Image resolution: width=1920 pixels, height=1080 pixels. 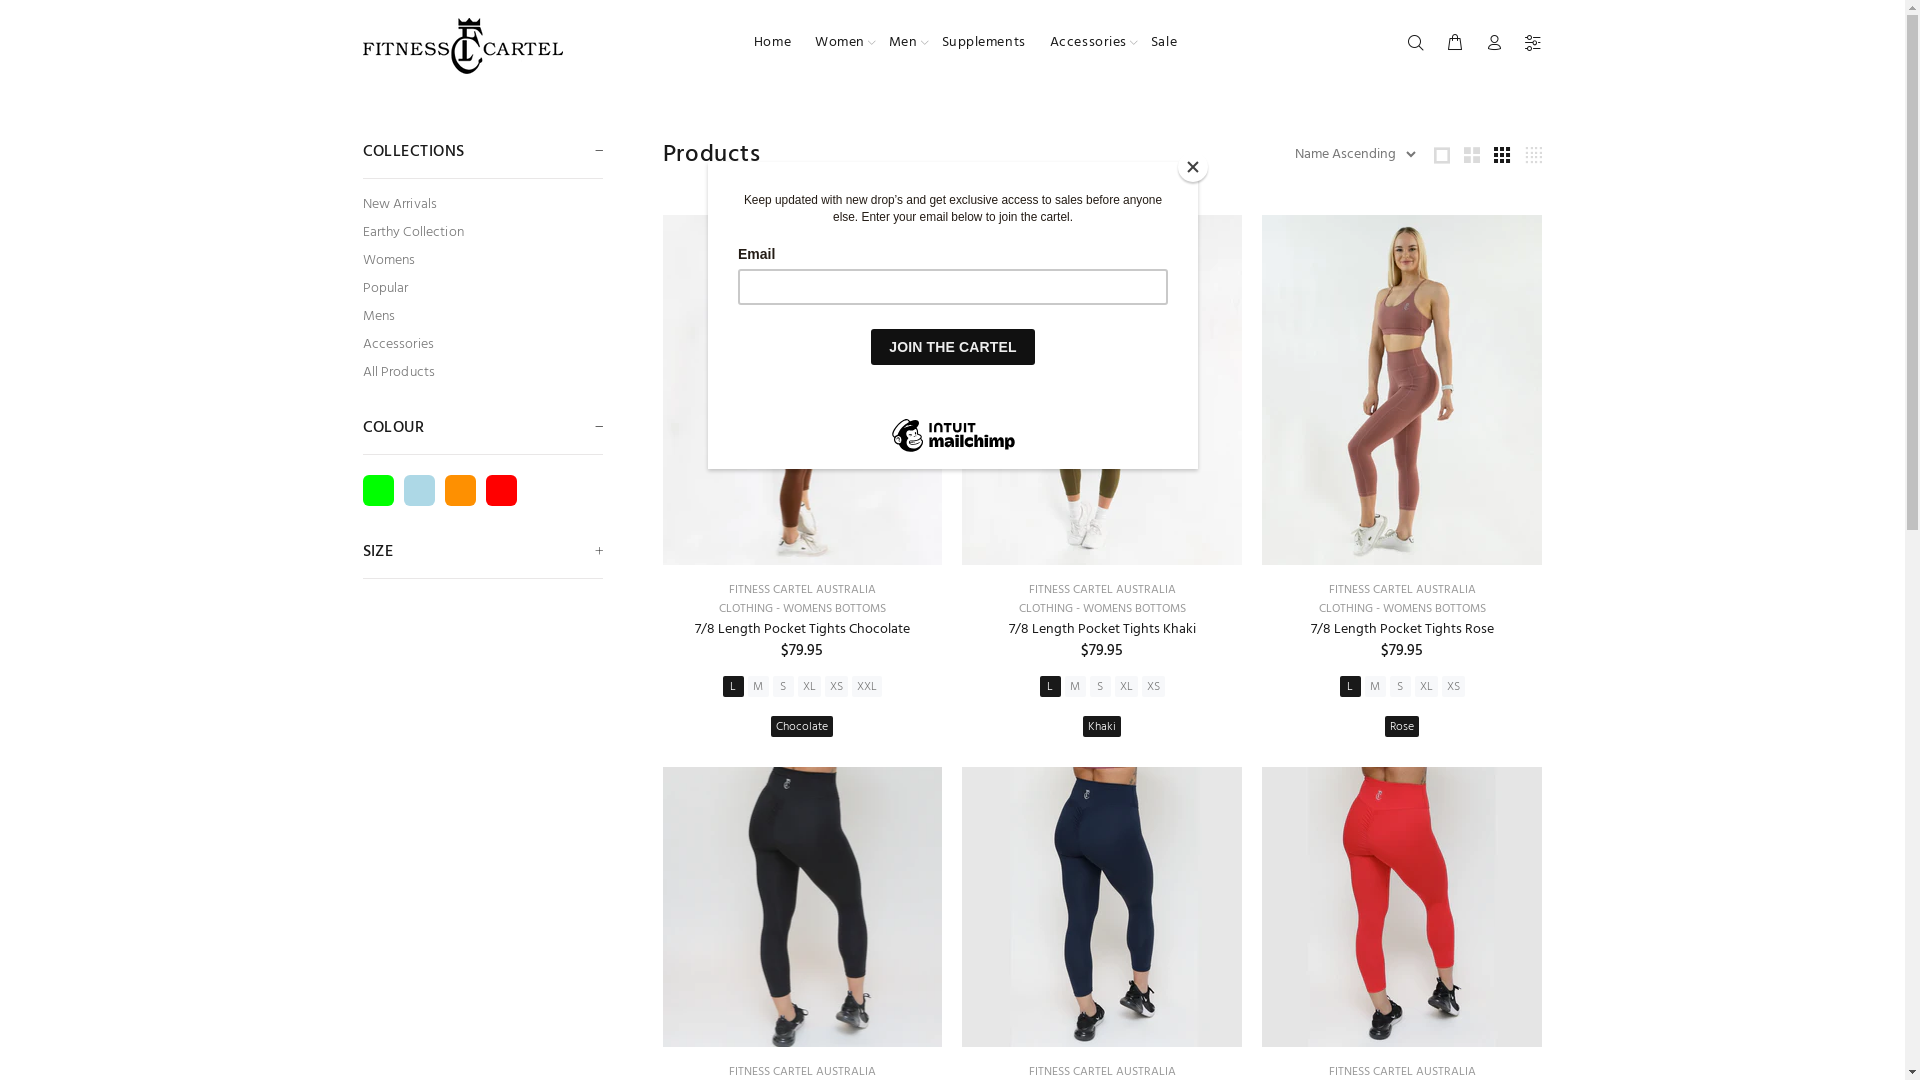 What do you see at coordinates (418, 490) in the screenshot?
I see `'Light Blue'` at bounding box center [418, 490].